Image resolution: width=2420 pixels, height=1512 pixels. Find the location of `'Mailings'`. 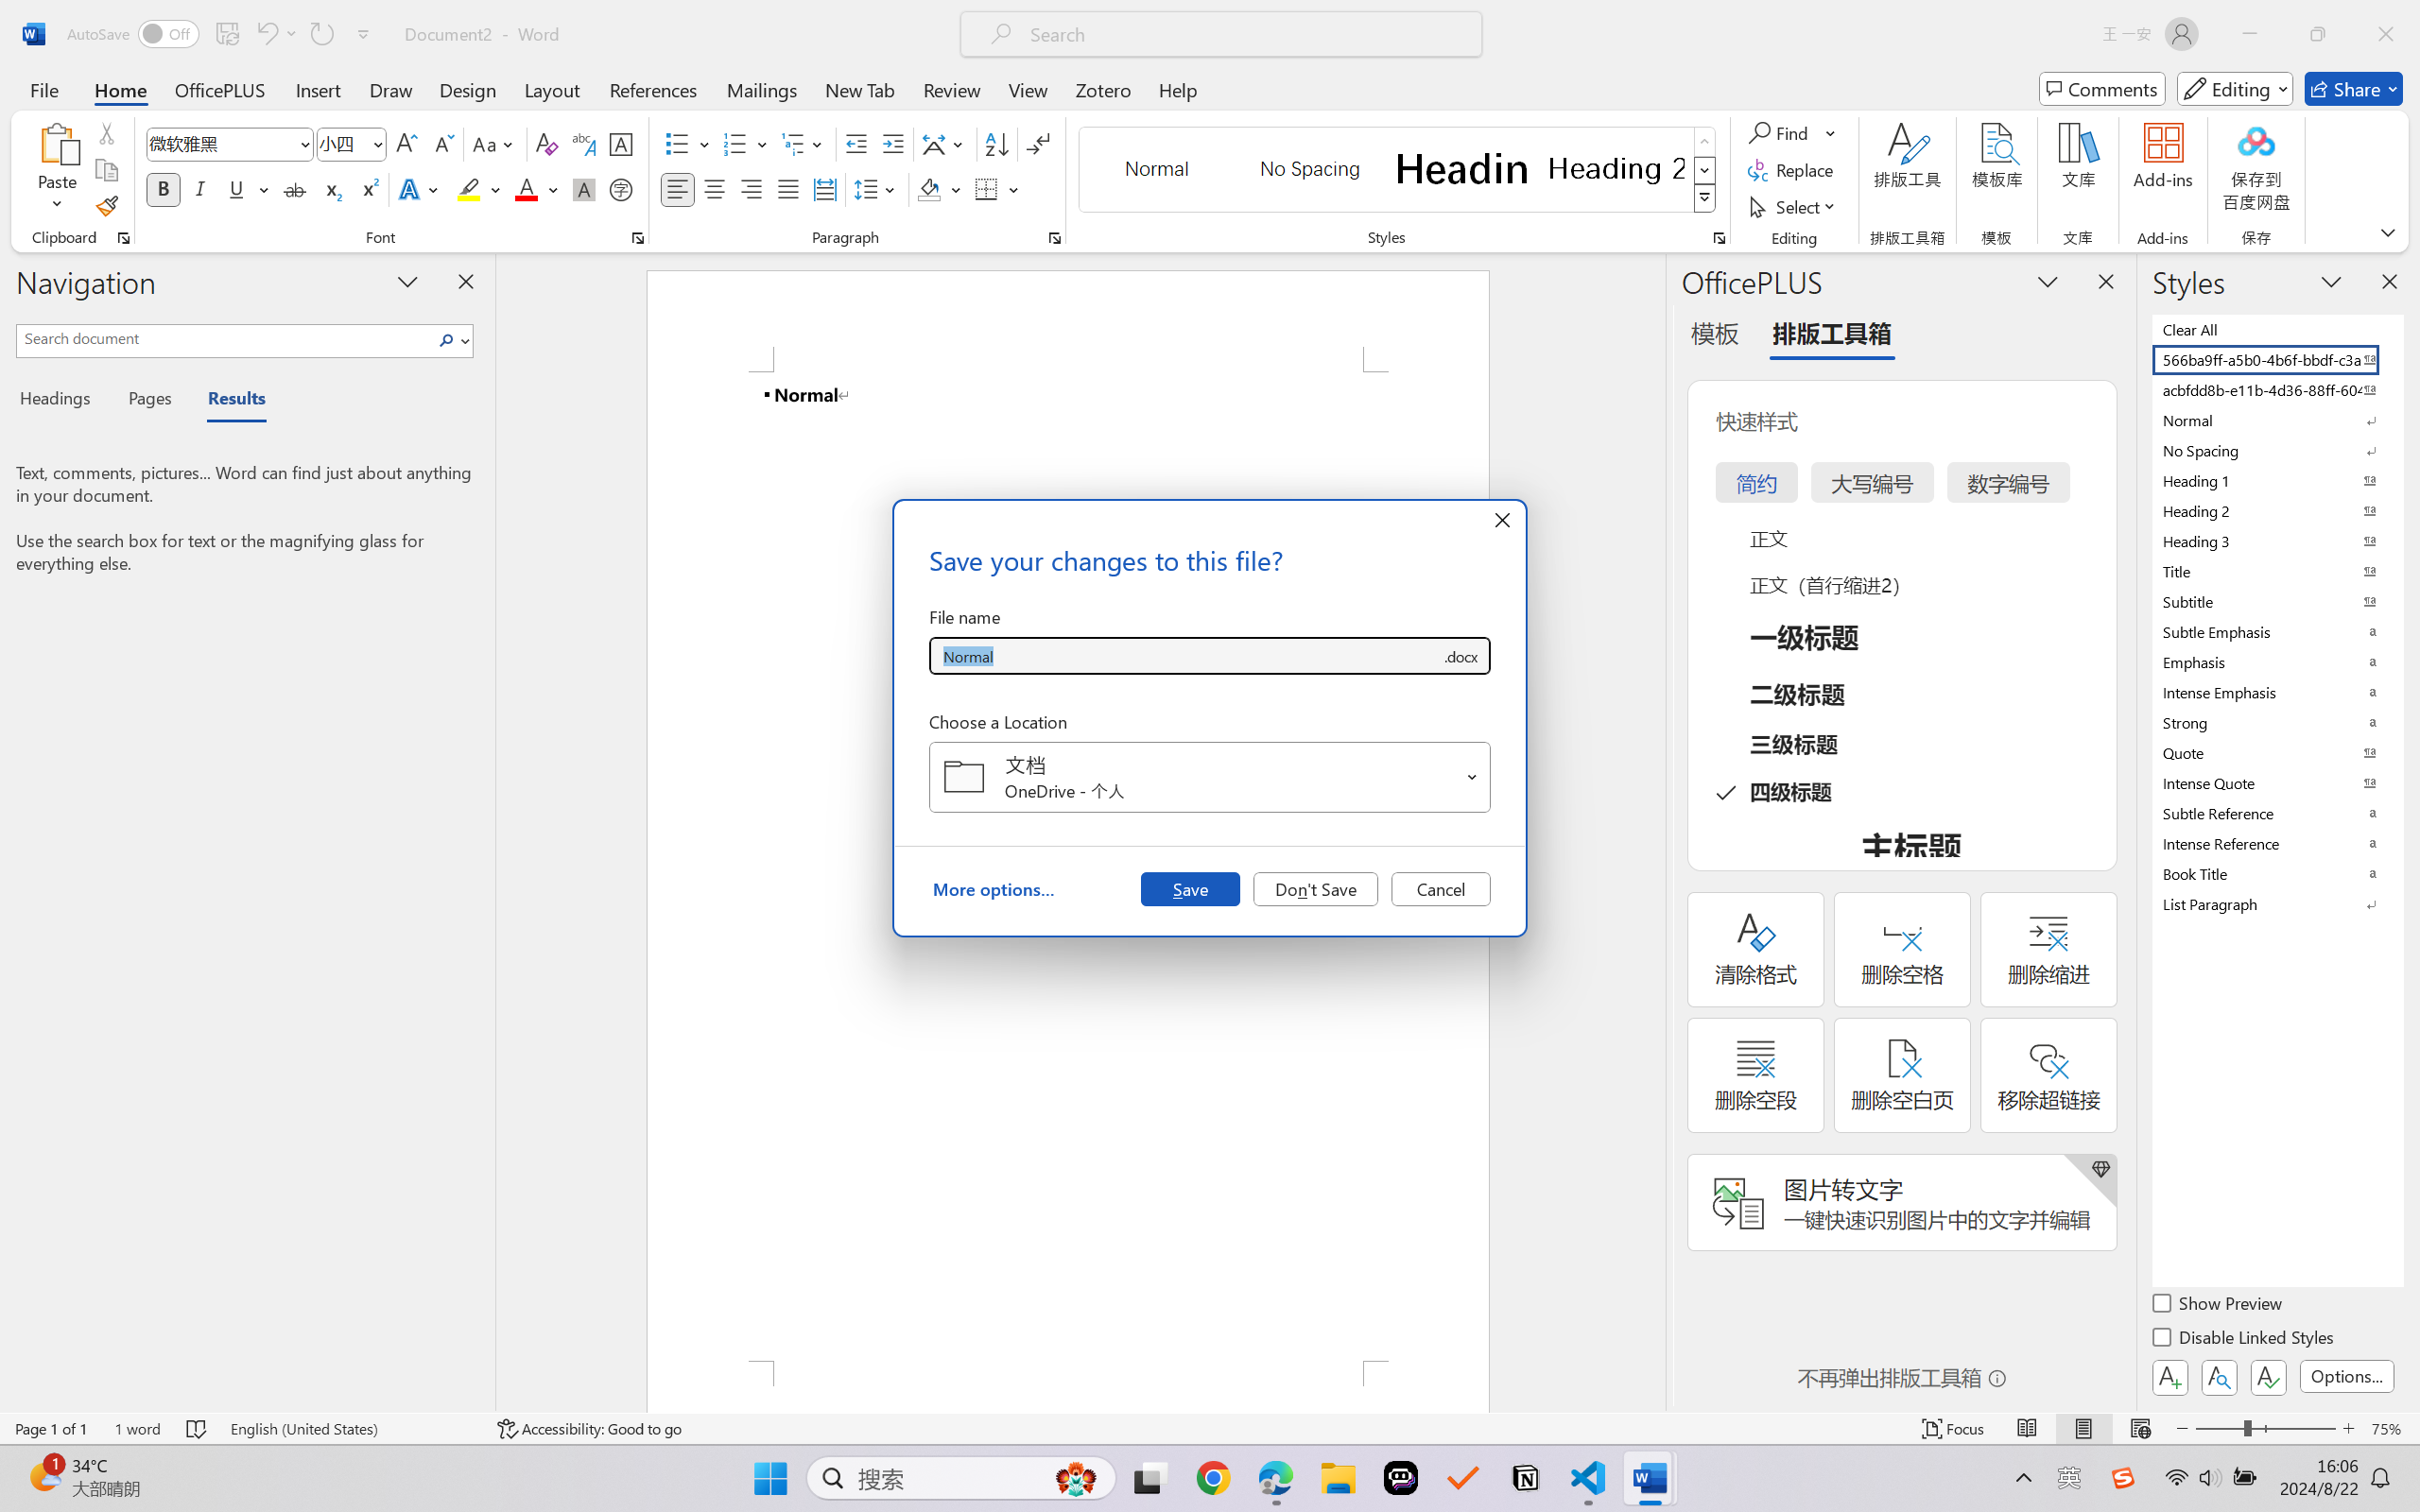

'Mailings' is located at coordinates (762, 88).